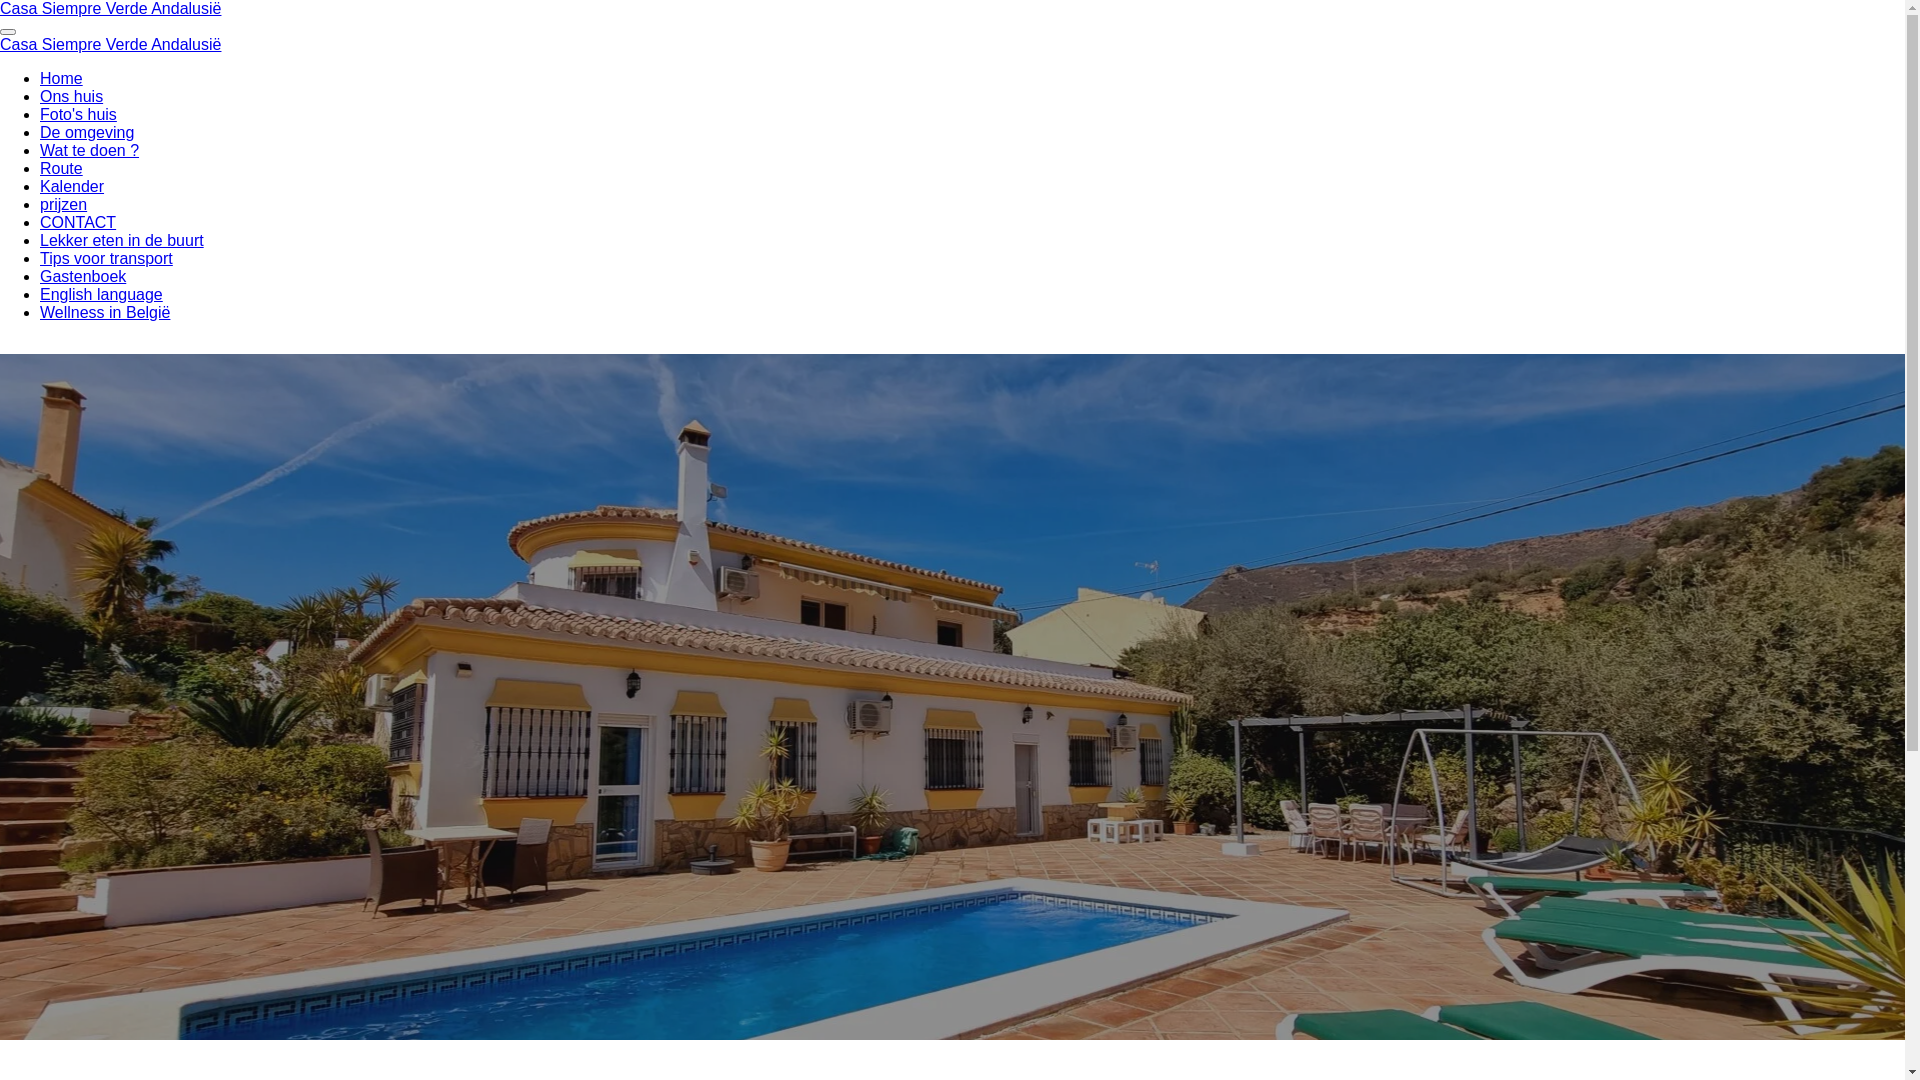 The width and height of the screenshot is (1920, 1080). Describe the element at coordinates (78, 114) in the screenshot. I see `'Foto's huis'` at that location.